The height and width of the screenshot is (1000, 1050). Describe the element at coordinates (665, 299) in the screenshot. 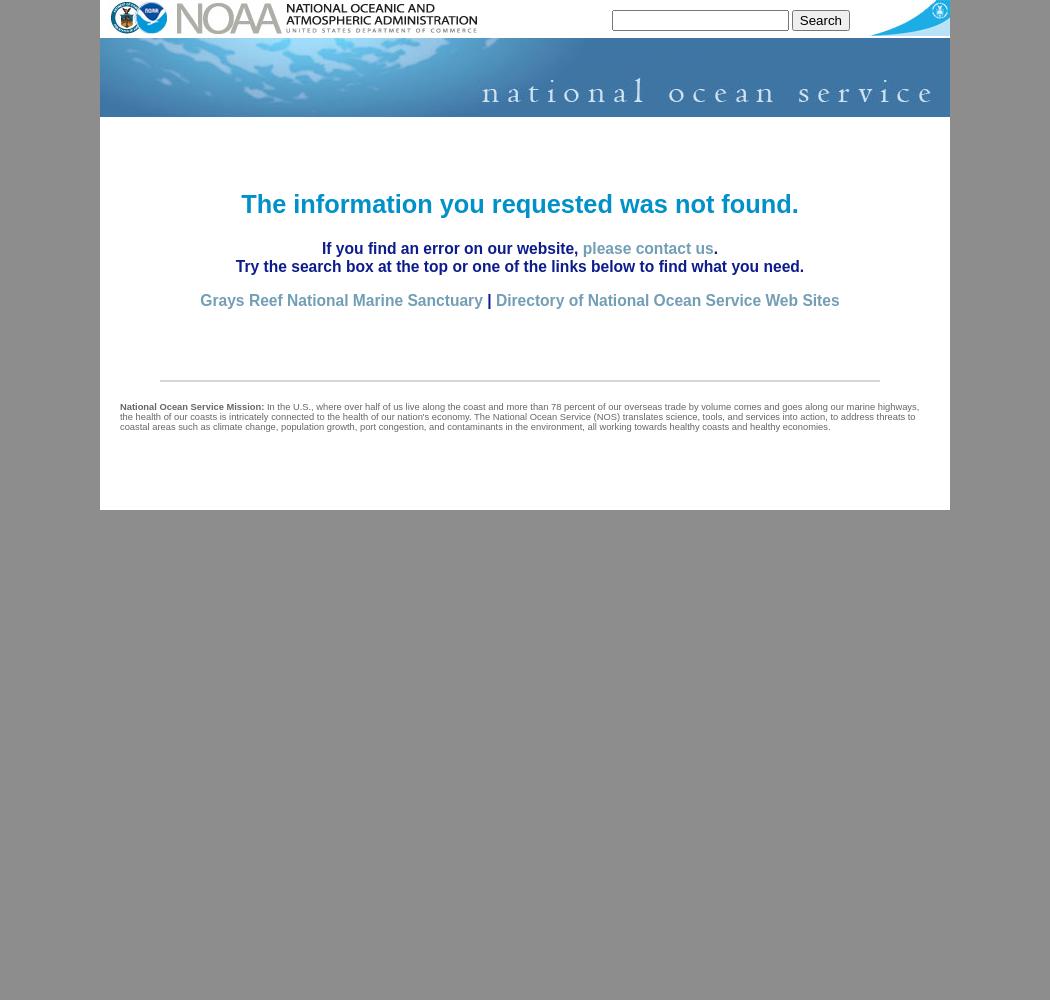

I see `'Directory of National Ocean Service Web Sites'` at that location.